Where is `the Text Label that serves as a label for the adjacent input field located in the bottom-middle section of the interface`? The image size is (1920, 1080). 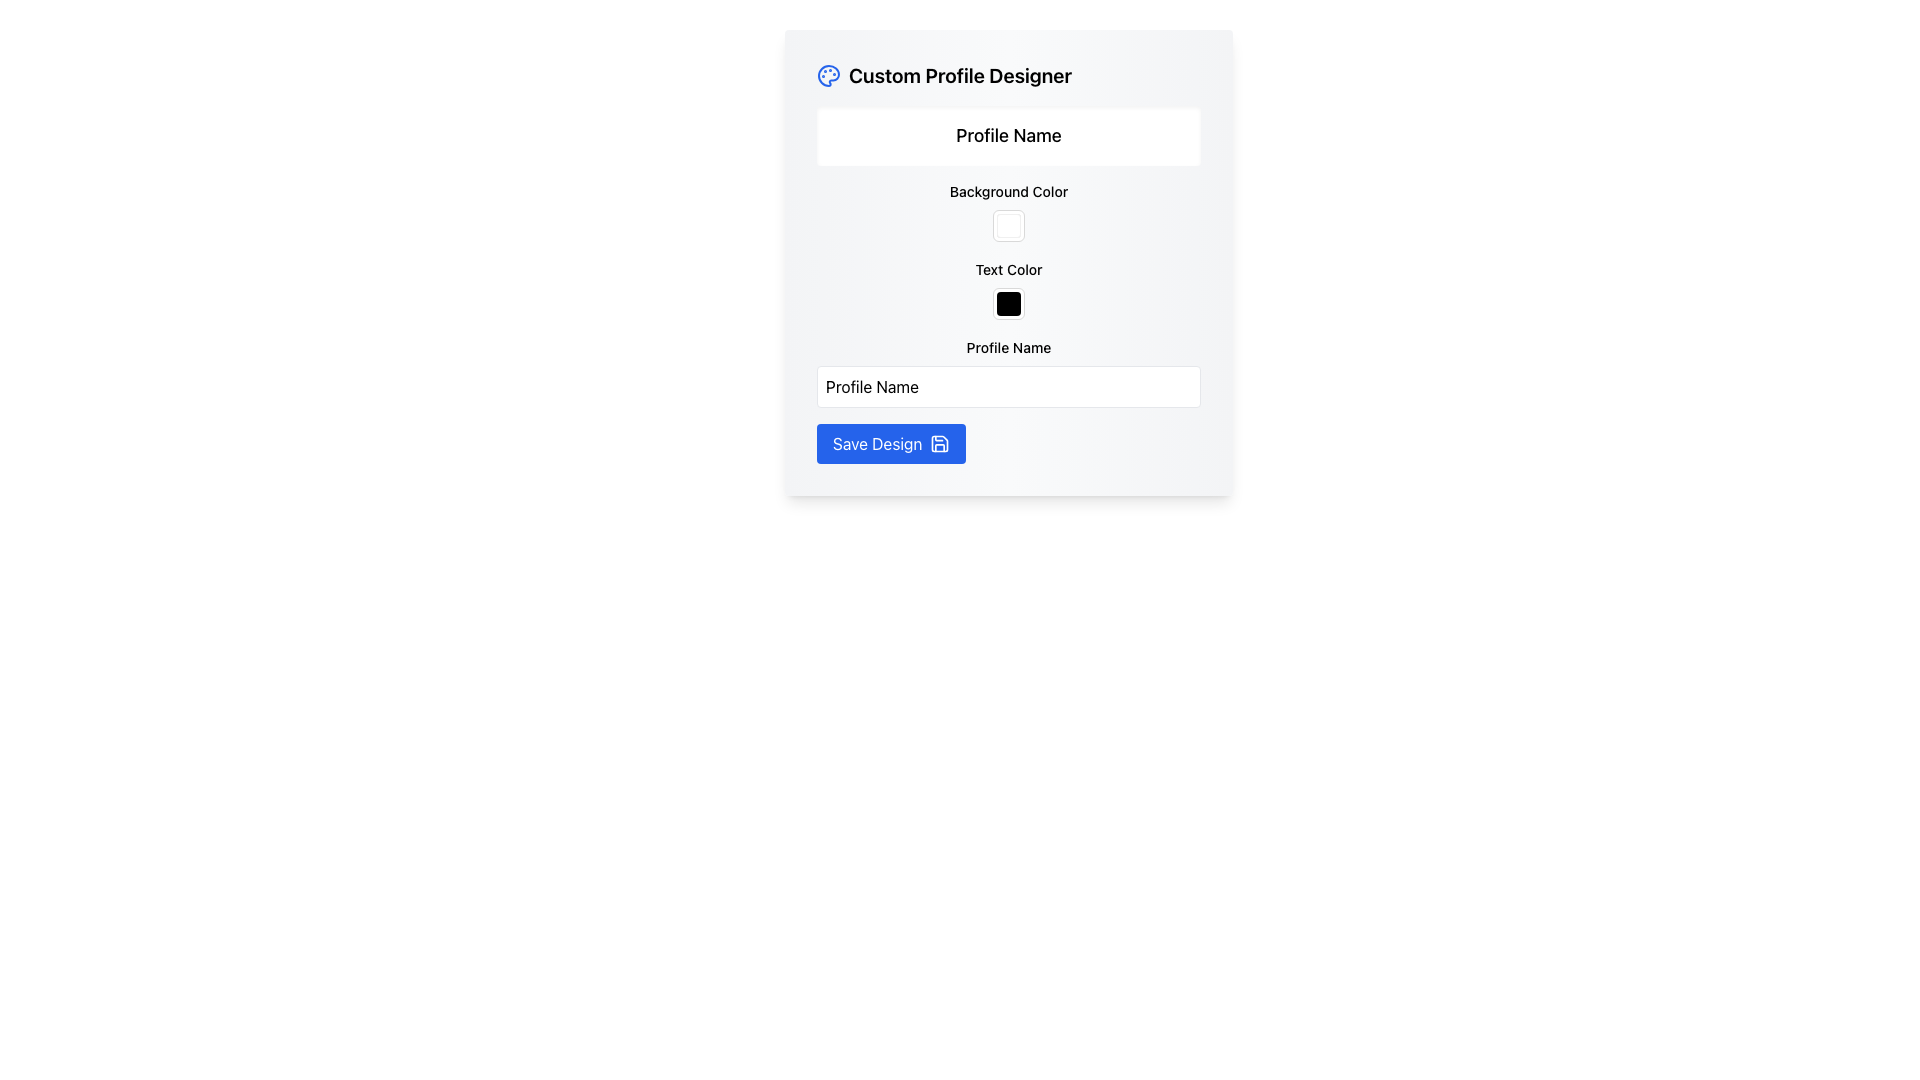
the Text Label that serves as a label for the adjacent input field located in the bottom-middle section of the interface is located at coordinates (1008, 346).